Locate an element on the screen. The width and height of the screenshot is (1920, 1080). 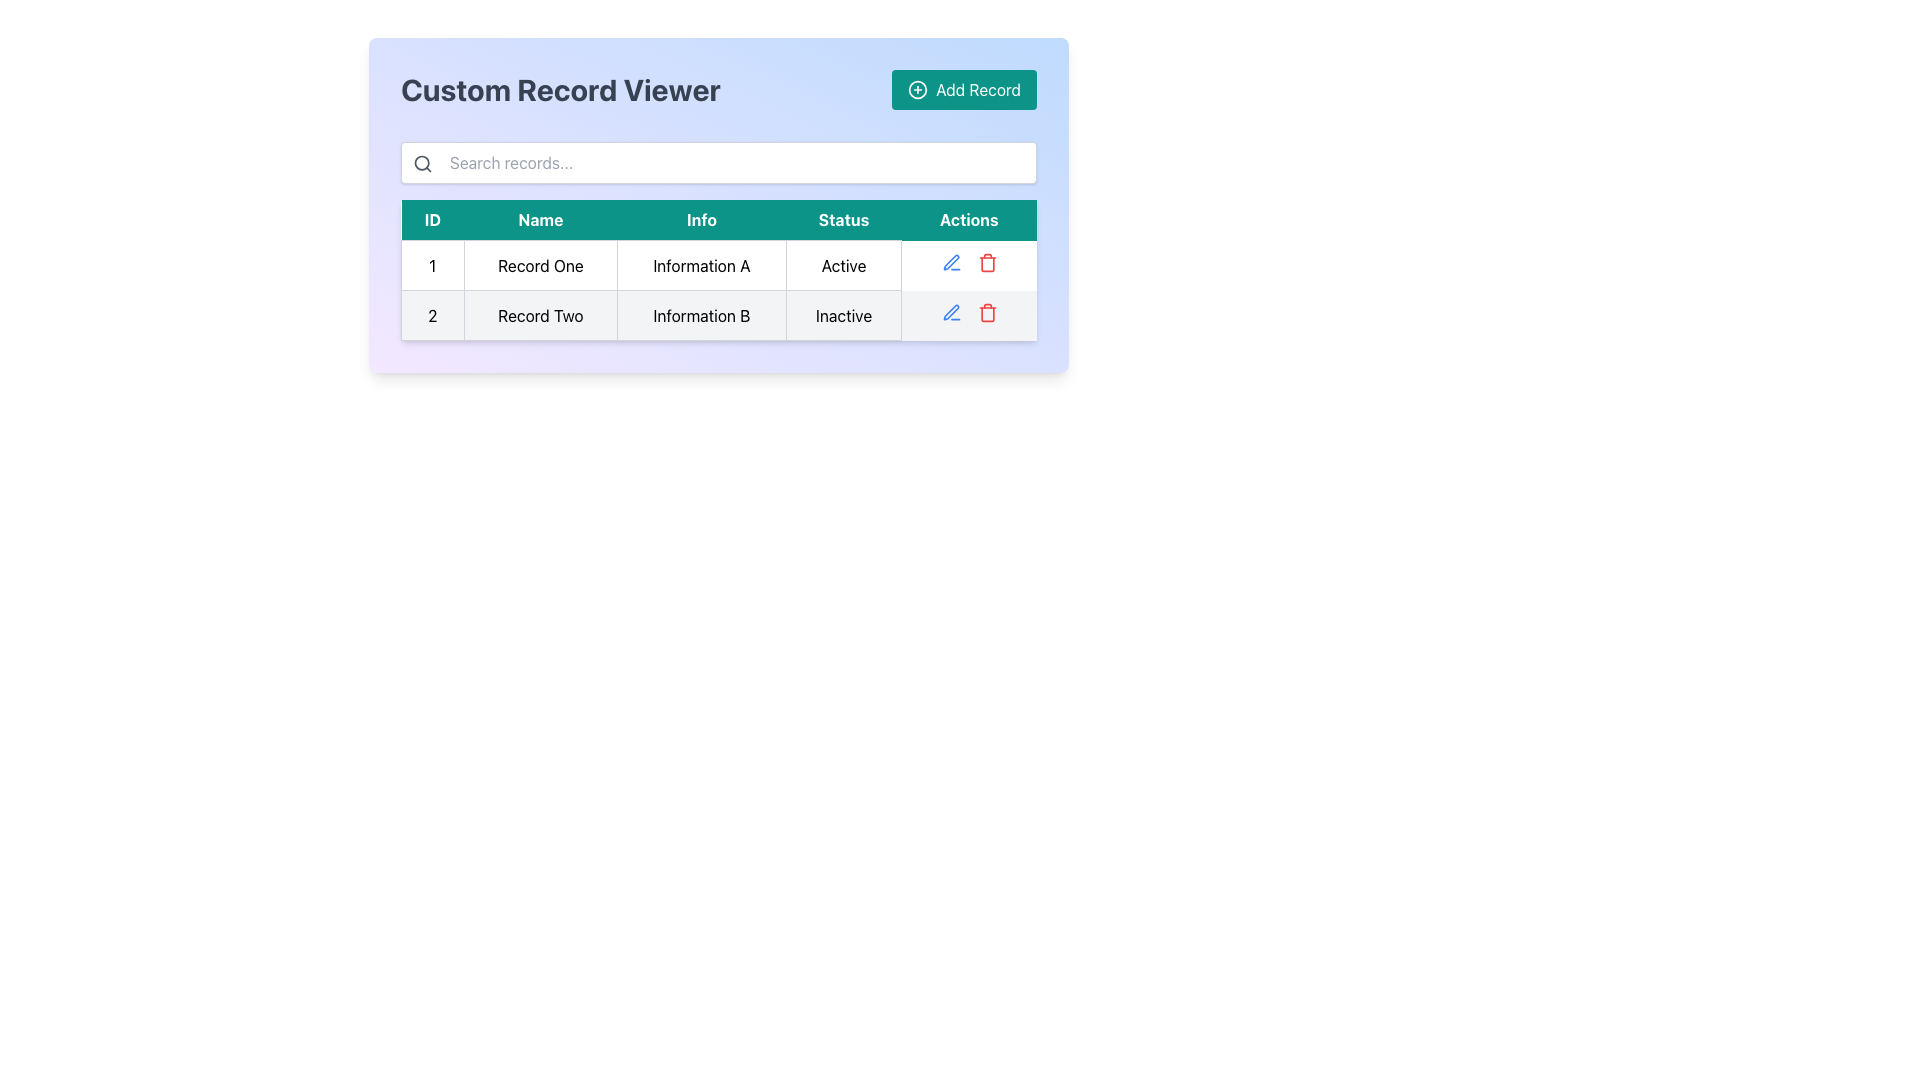
text from the 'Status' Text Label in the first row of the table, which indicates whether the record is 'Active' is located at coordinates (844, 264).